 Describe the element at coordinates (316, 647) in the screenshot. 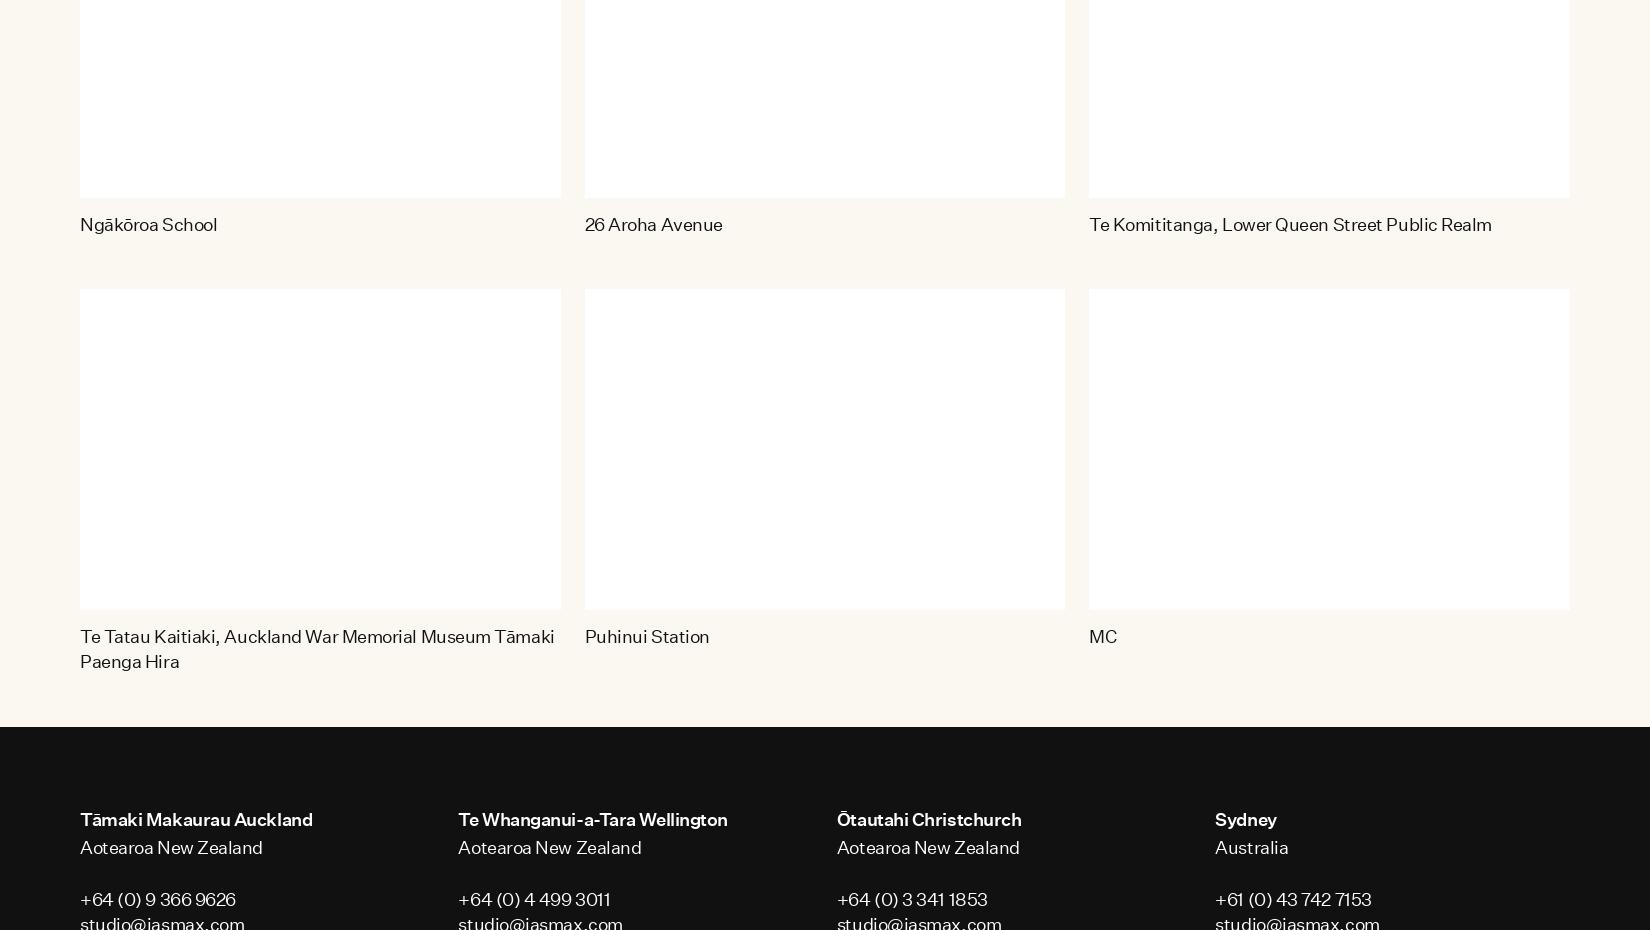

I see `'Te Tatau Kaitiaki, Auckland War Memorial Museum Tāmaki Paenga Hira'` at that location.